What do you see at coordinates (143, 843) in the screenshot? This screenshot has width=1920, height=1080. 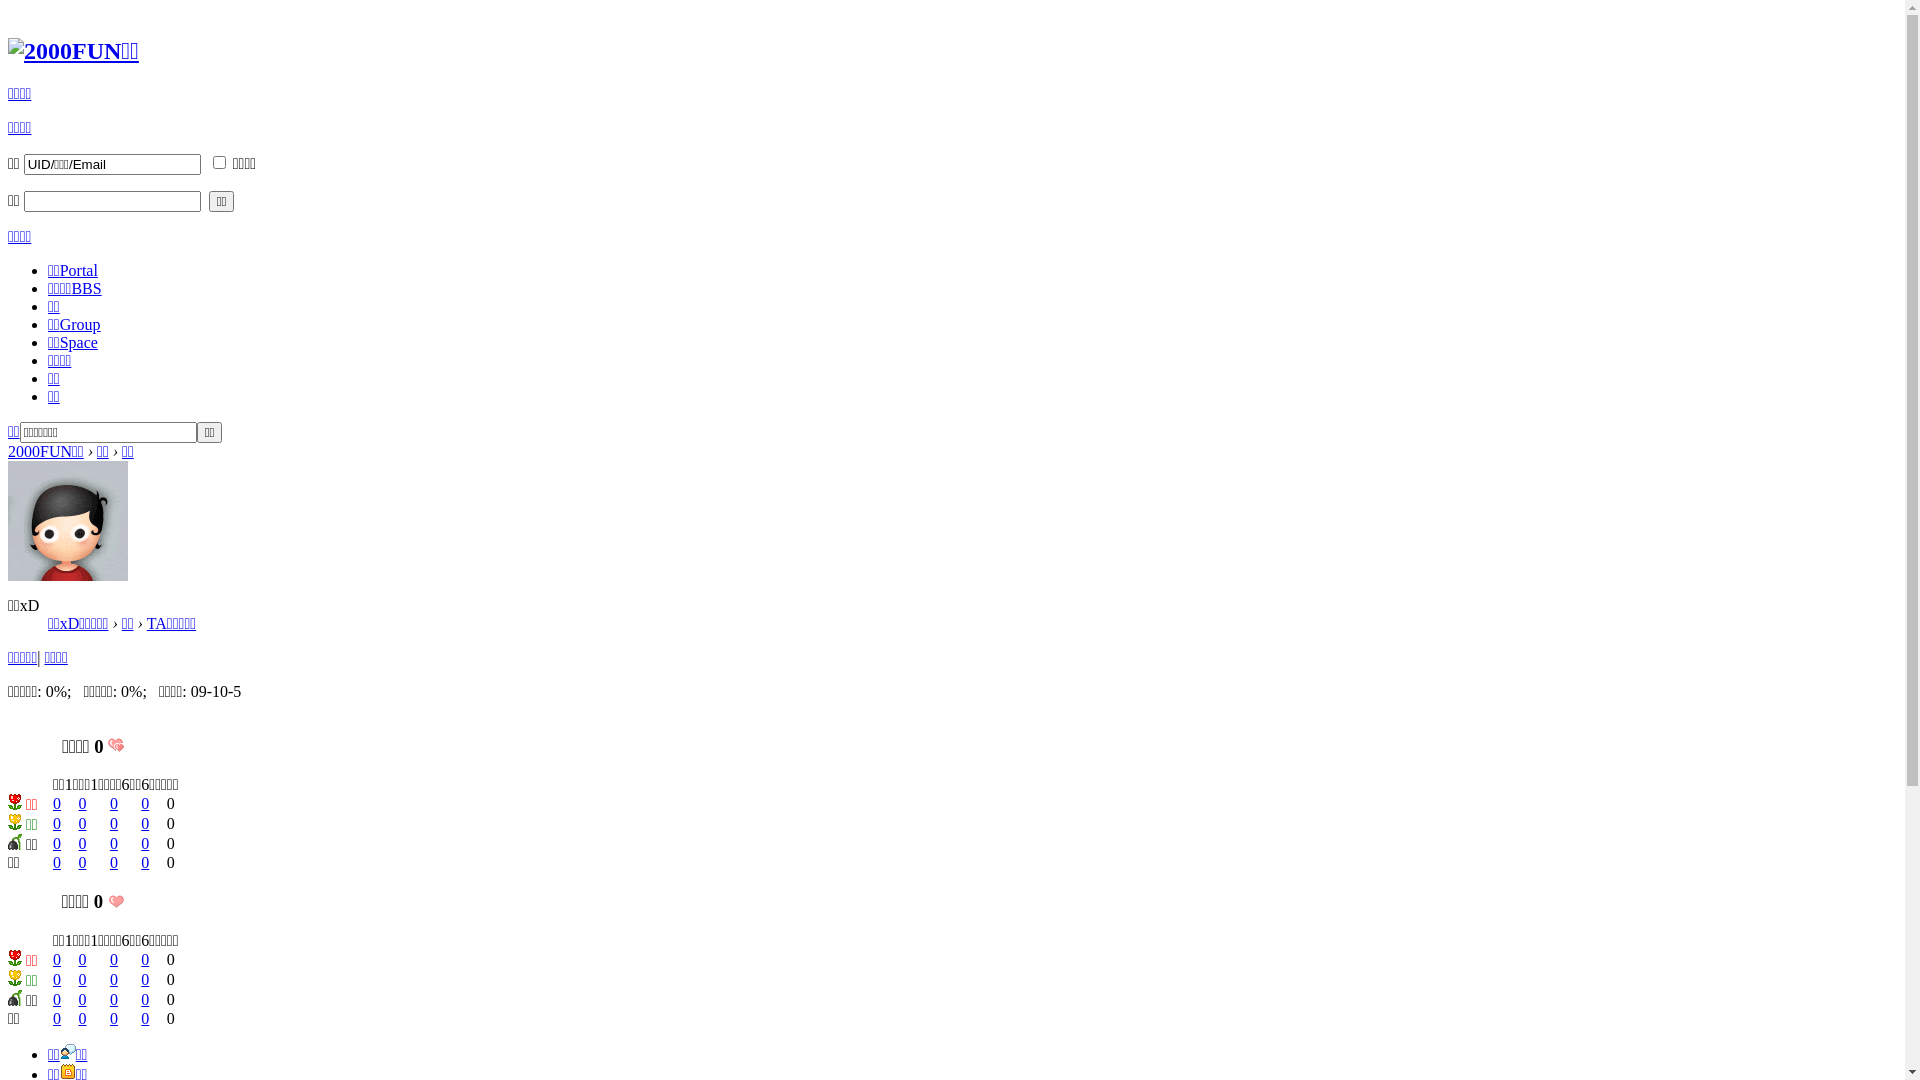 I see `'0'` at bounding box center [143, 843].